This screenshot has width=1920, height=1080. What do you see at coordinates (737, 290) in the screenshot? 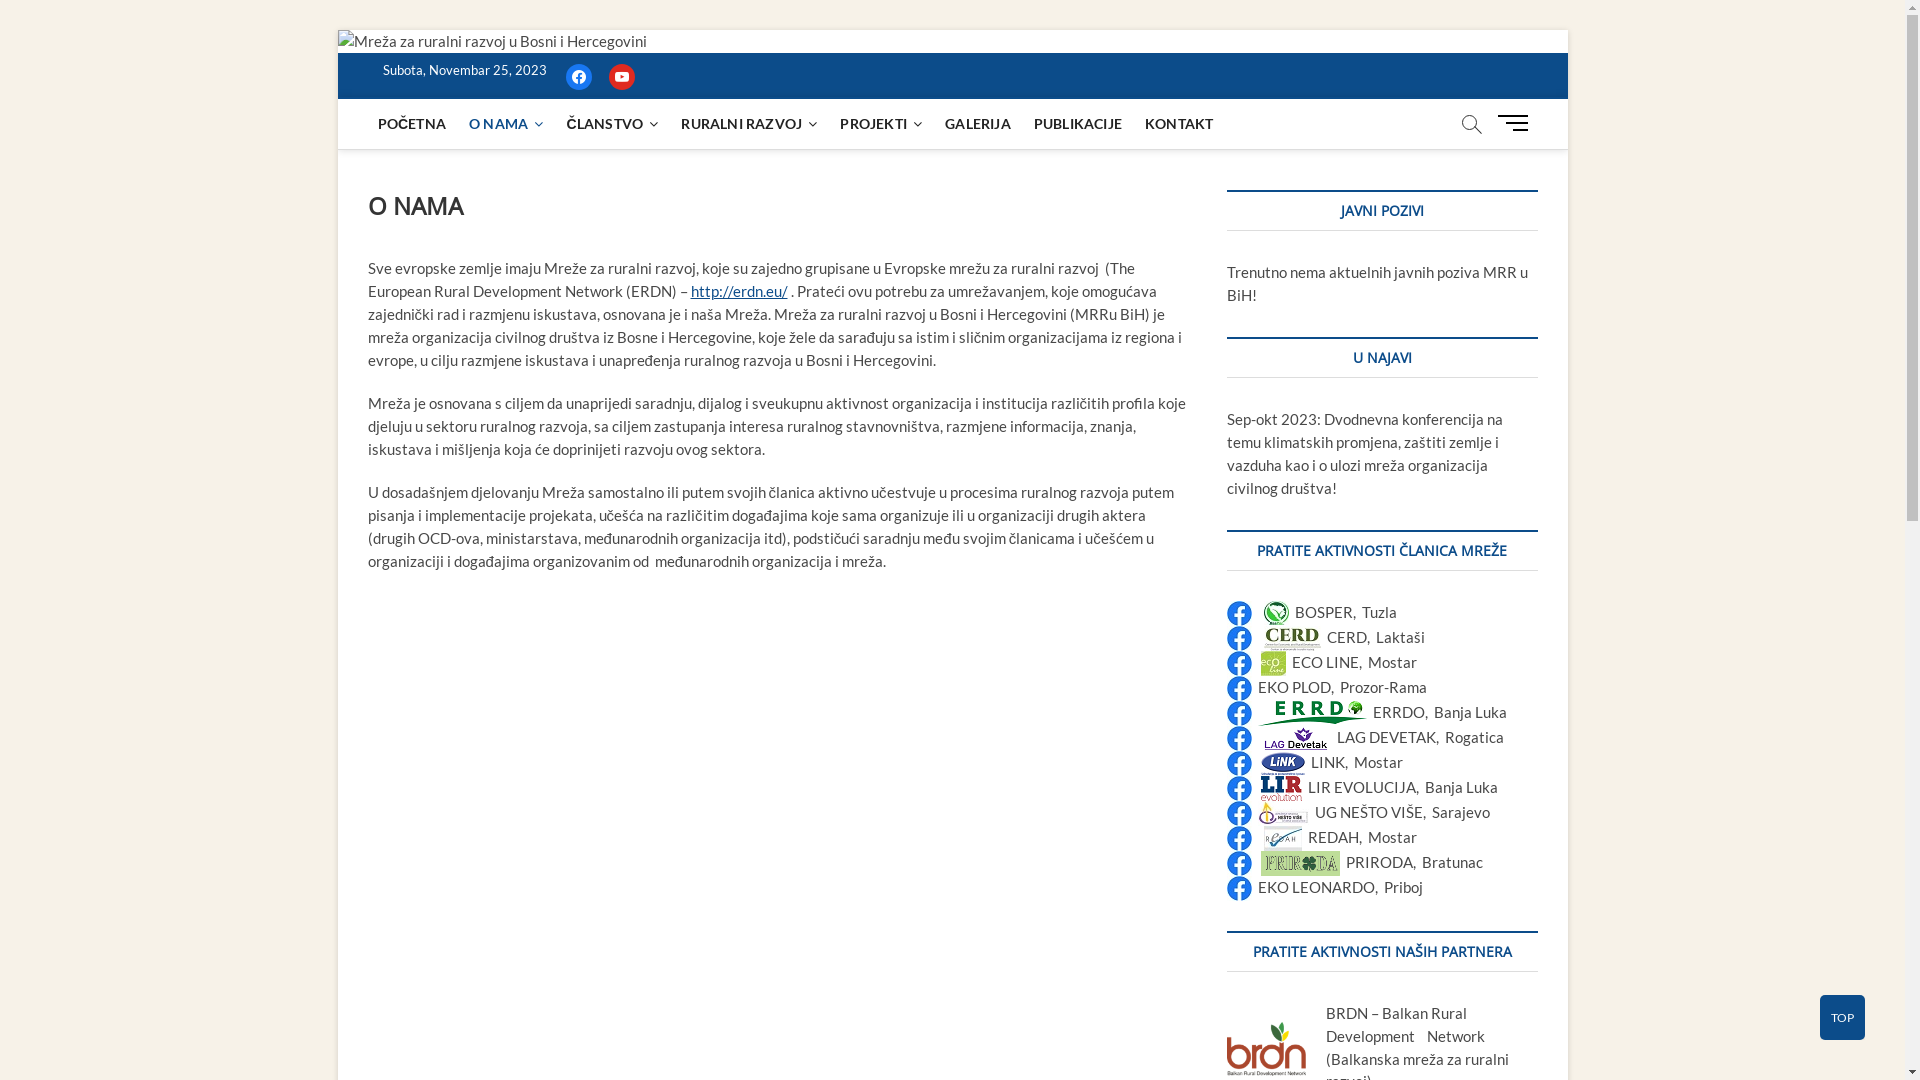
I see `'http://erdn.eu/'` at bounding box center [737, 290].